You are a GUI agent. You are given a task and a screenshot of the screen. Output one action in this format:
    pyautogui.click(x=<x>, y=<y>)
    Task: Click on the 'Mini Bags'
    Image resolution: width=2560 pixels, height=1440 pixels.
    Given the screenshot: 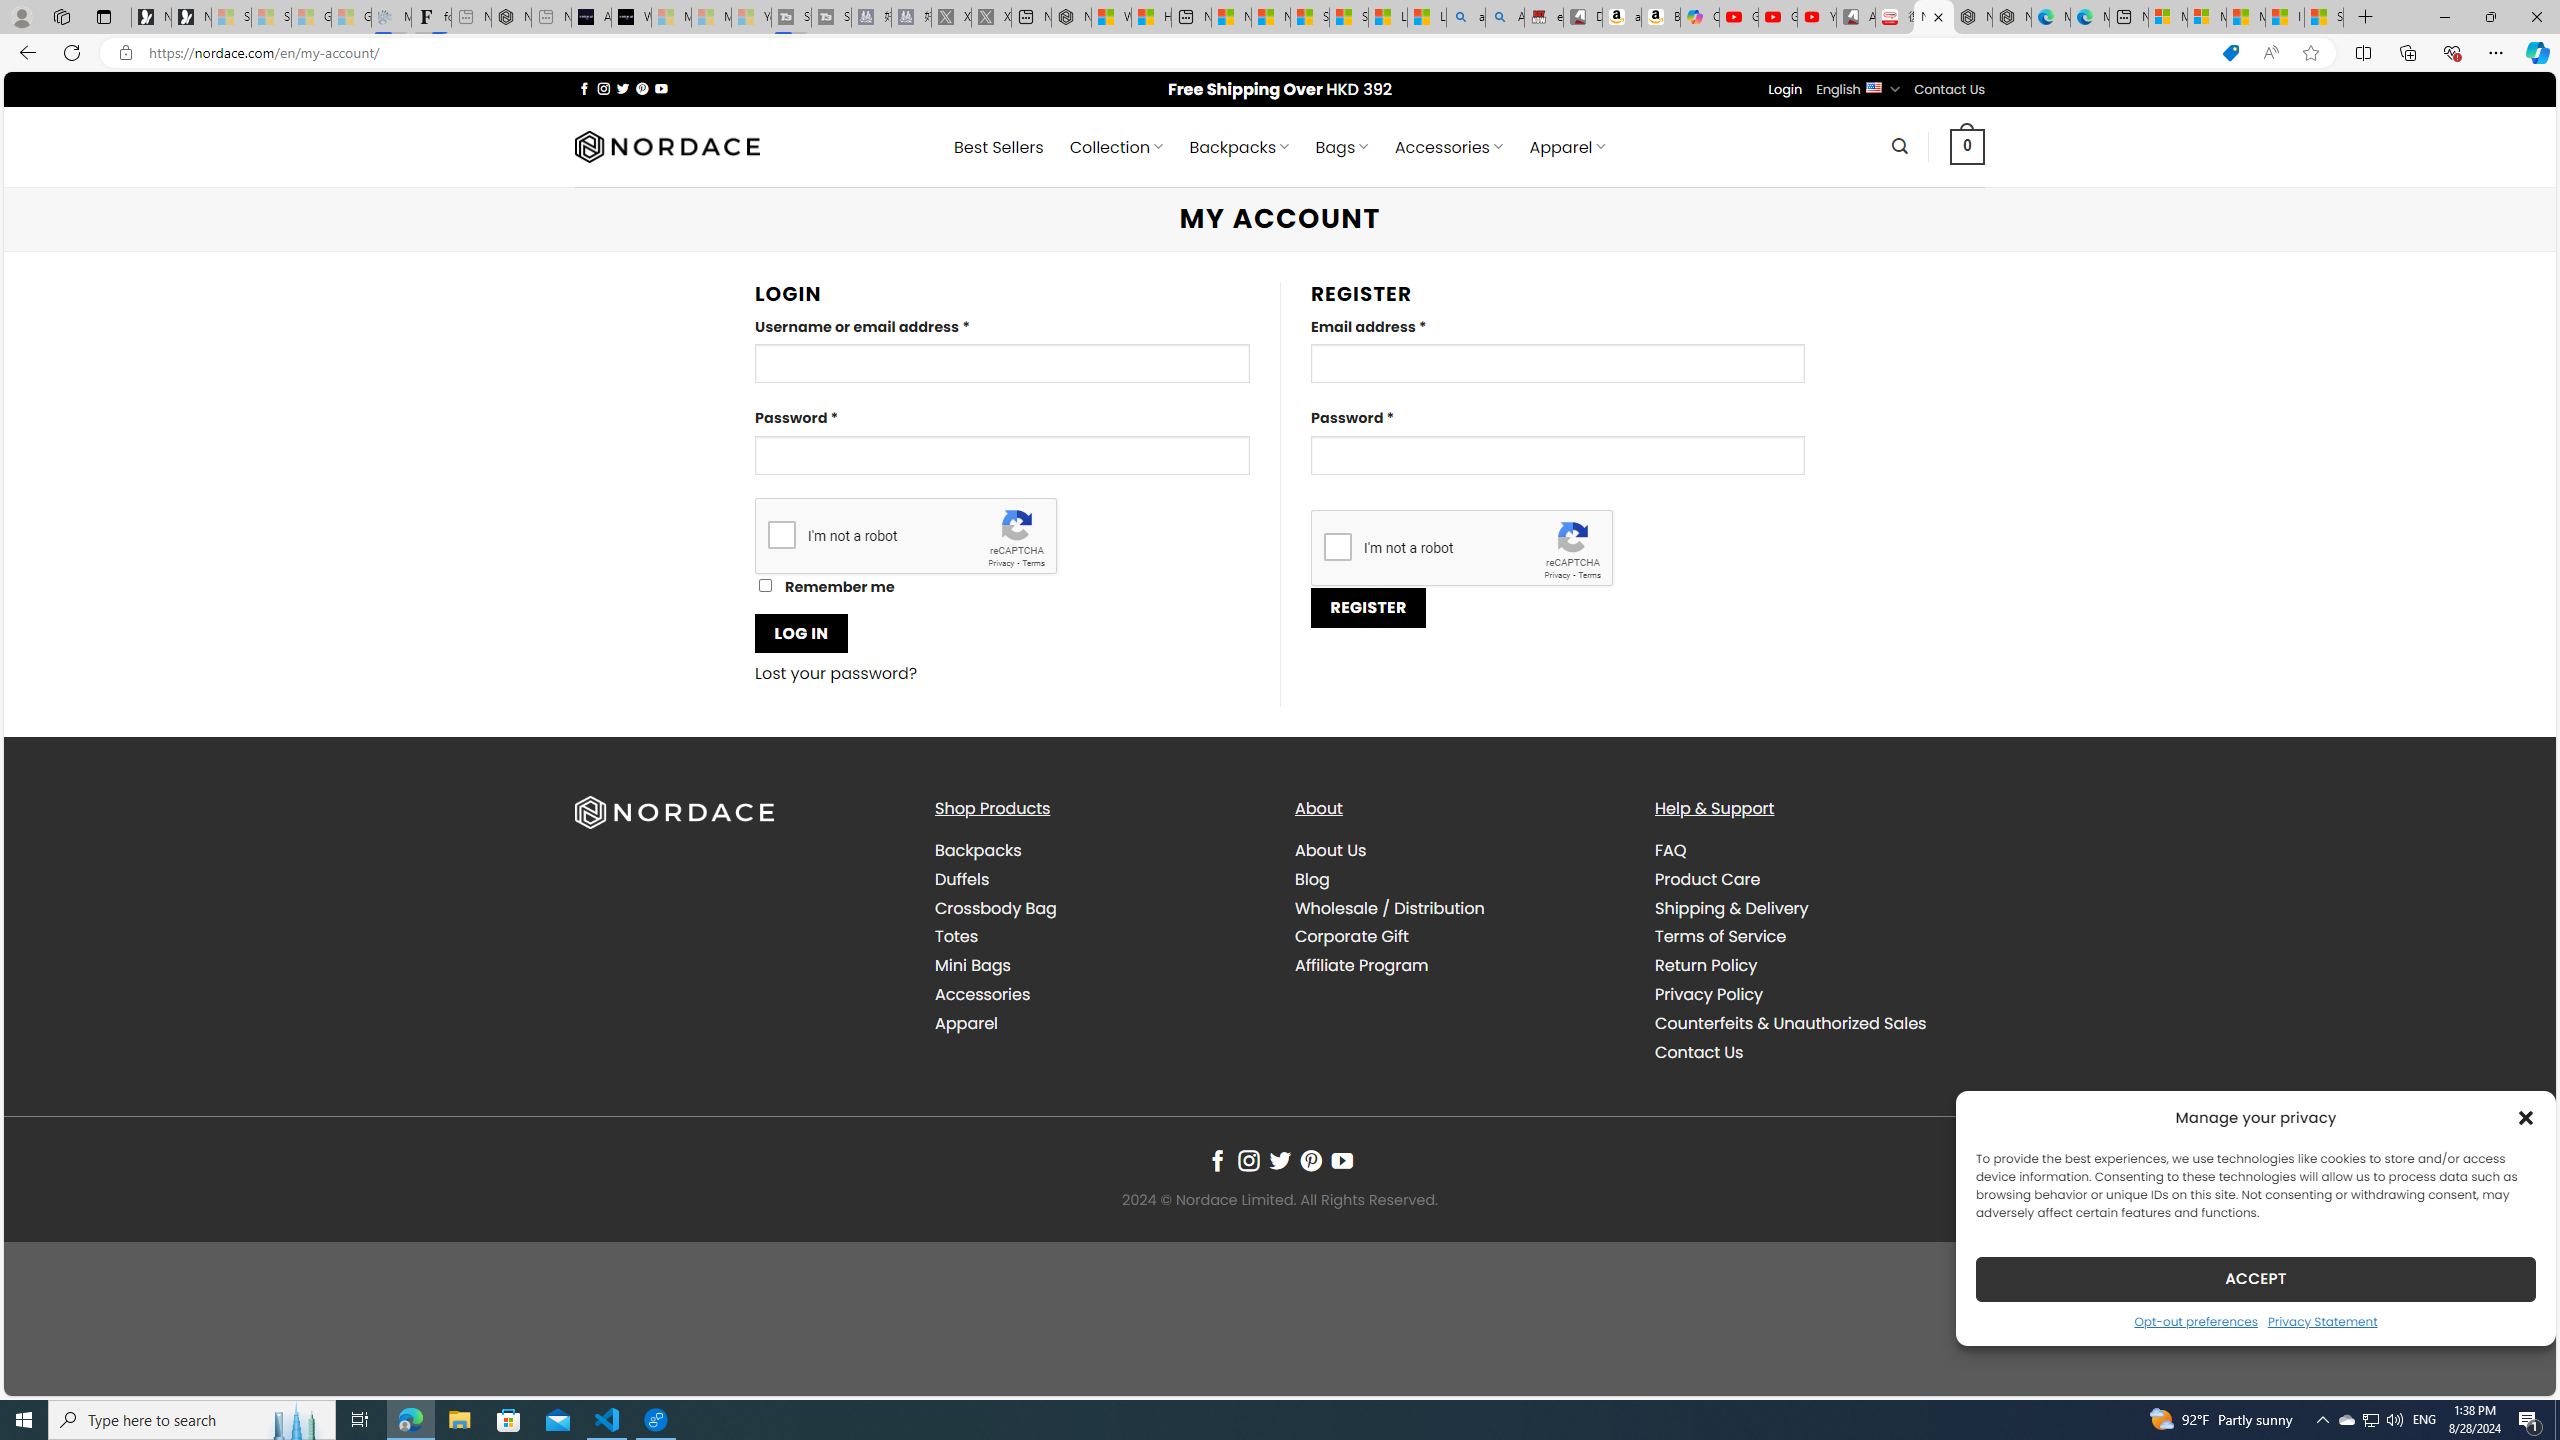 What is the action you would take?
    pyautogui.click(x=1098, y=965)
    